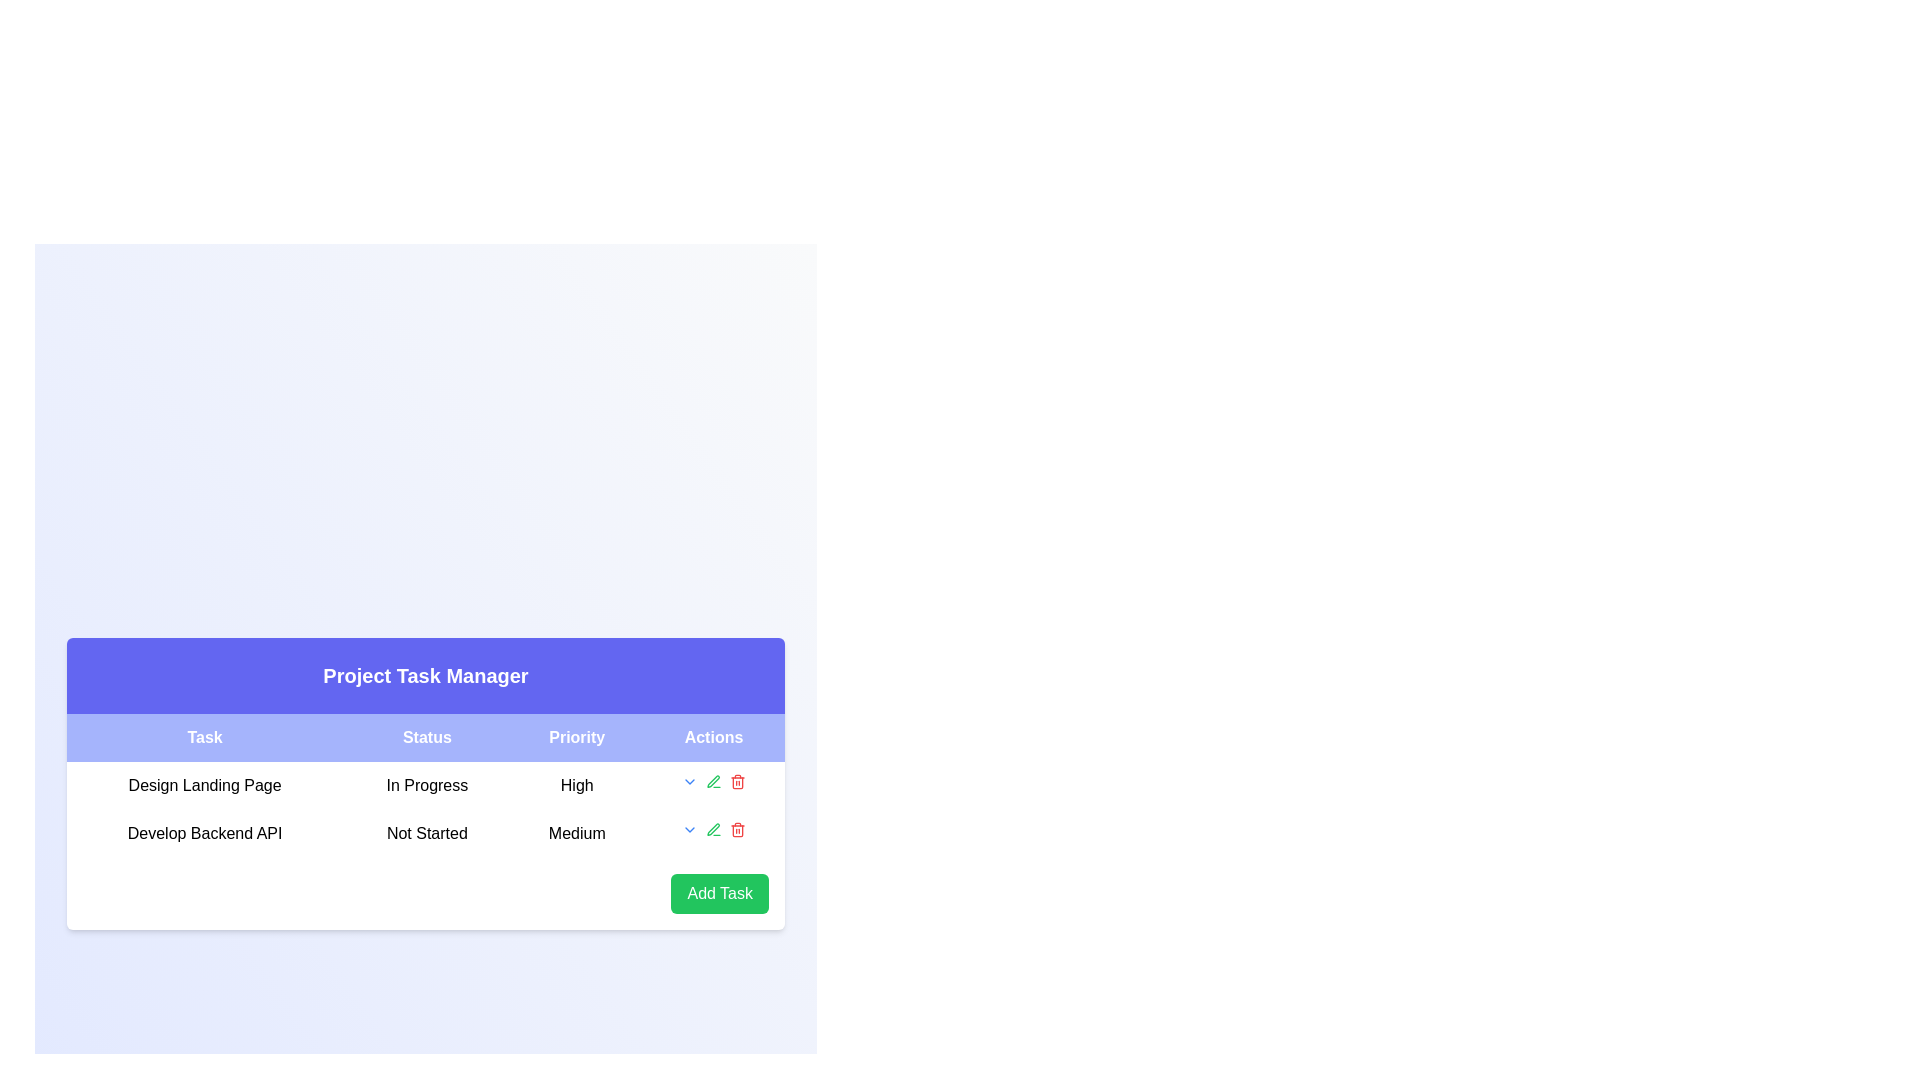 Image resolution: width=1920 pixels, height=1080 pixels. What do you see at coordinates (426, 785) in the screenshot?
I see `the status indicator text label for the task 'Design Landing Page', which shows the current progress as 'In Progress'` at bounding box center [426, 785].